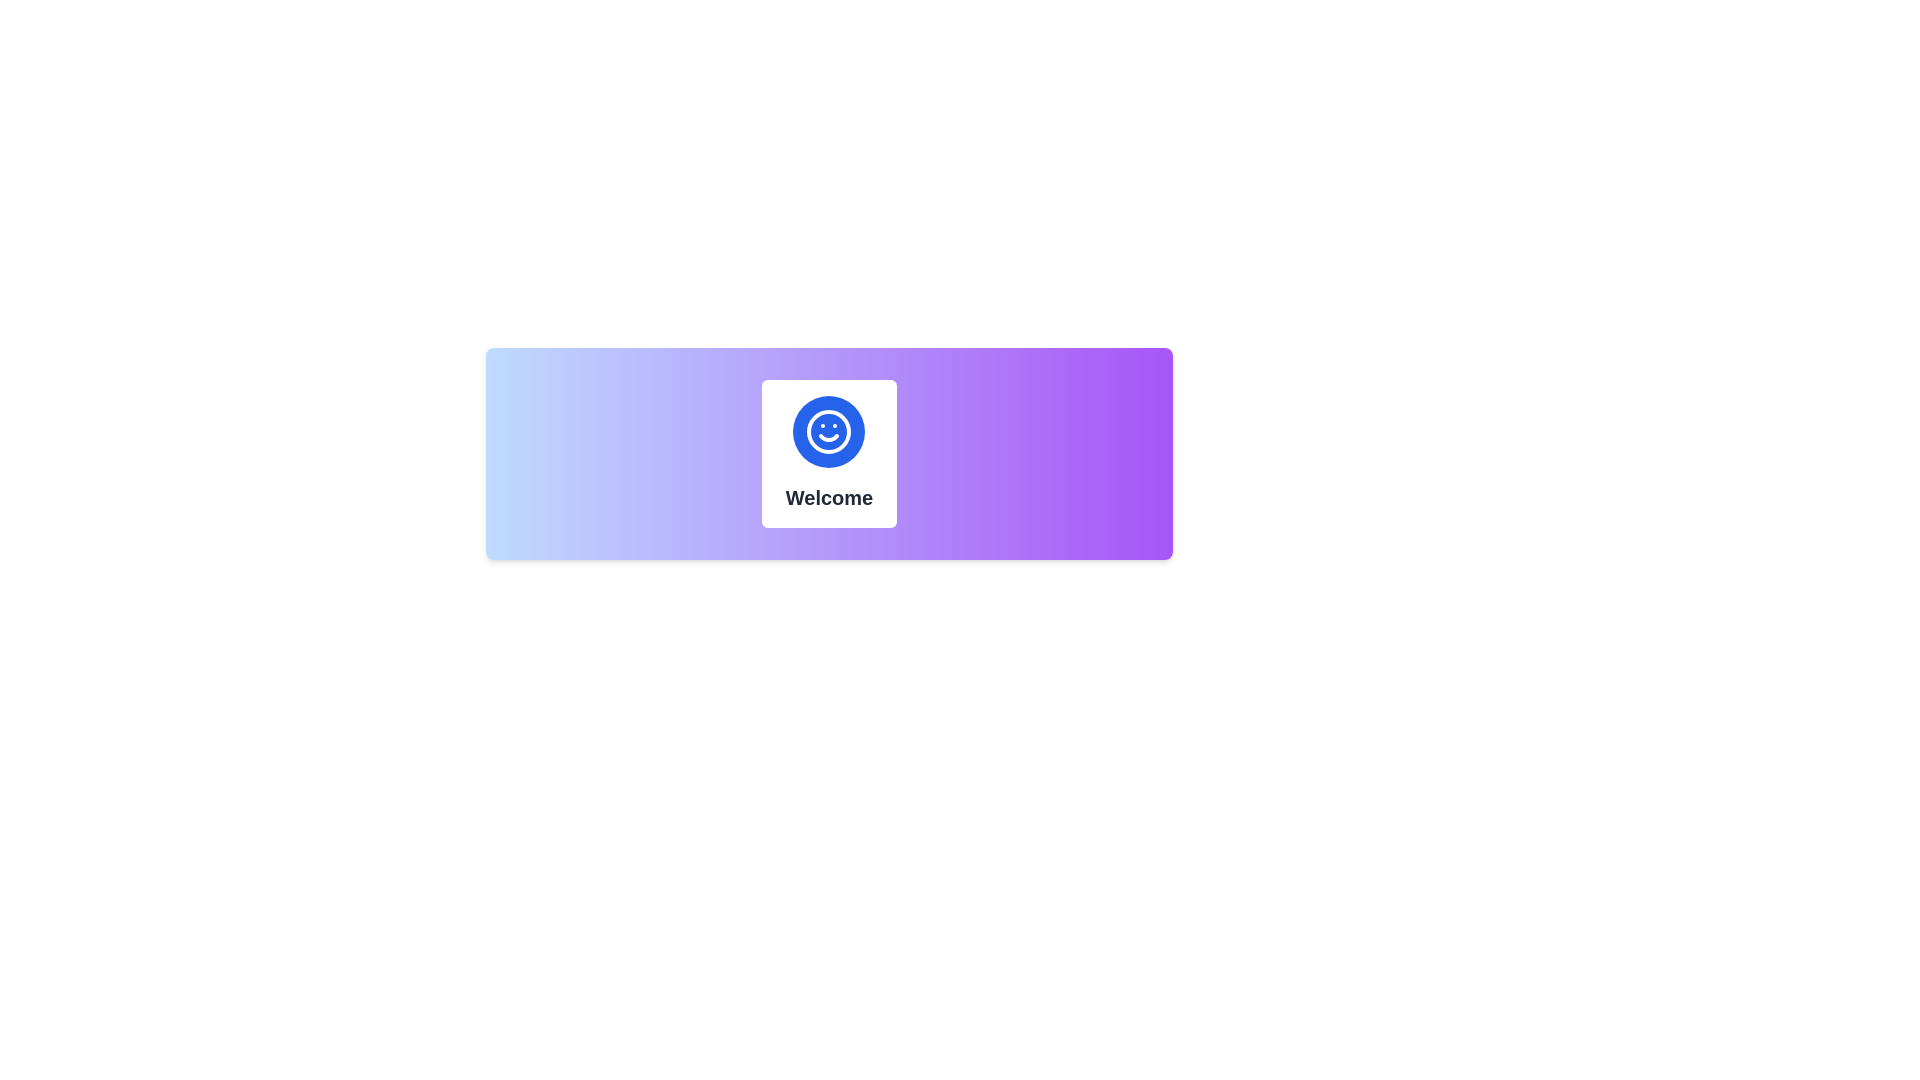  I want to click on the icon within the centrally positioned welcoming card that introduces users to the interface or feature, so click(829, 454).